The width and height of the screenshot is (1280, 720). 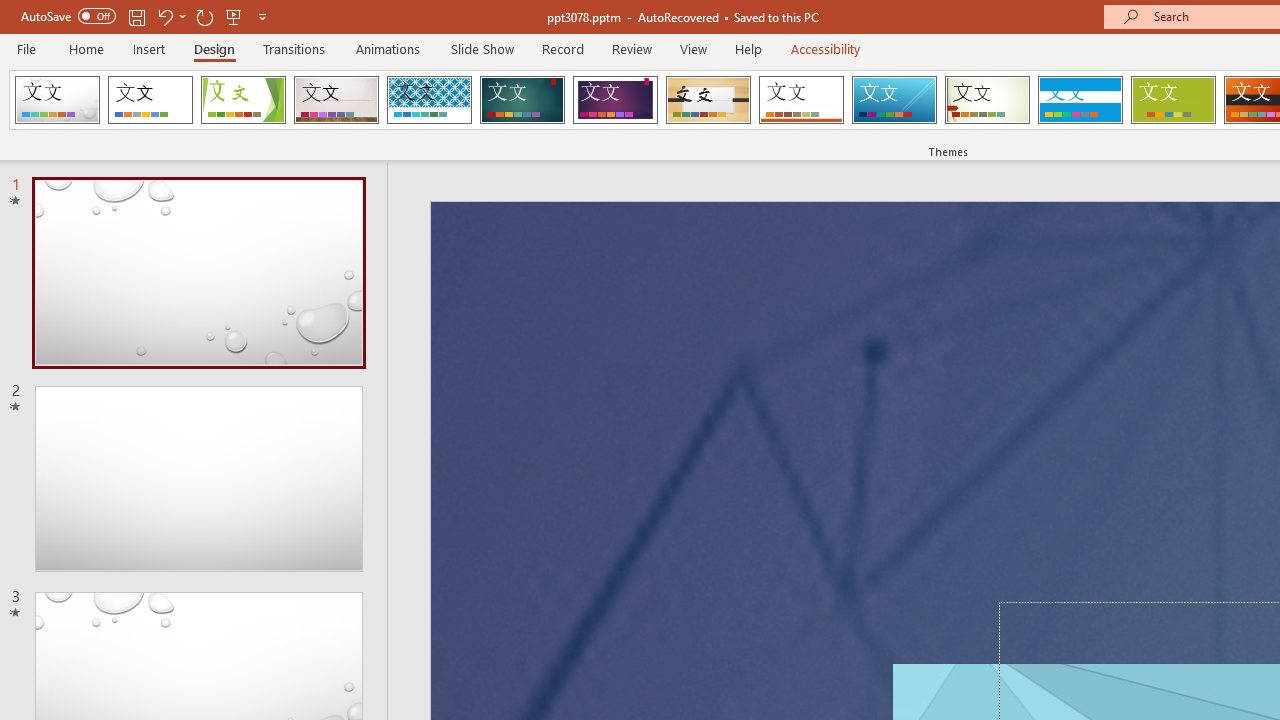 What do you see at coordinates (708, 100) in the screenshot?
I see `'Organic'` at bounding box center [708, 100].